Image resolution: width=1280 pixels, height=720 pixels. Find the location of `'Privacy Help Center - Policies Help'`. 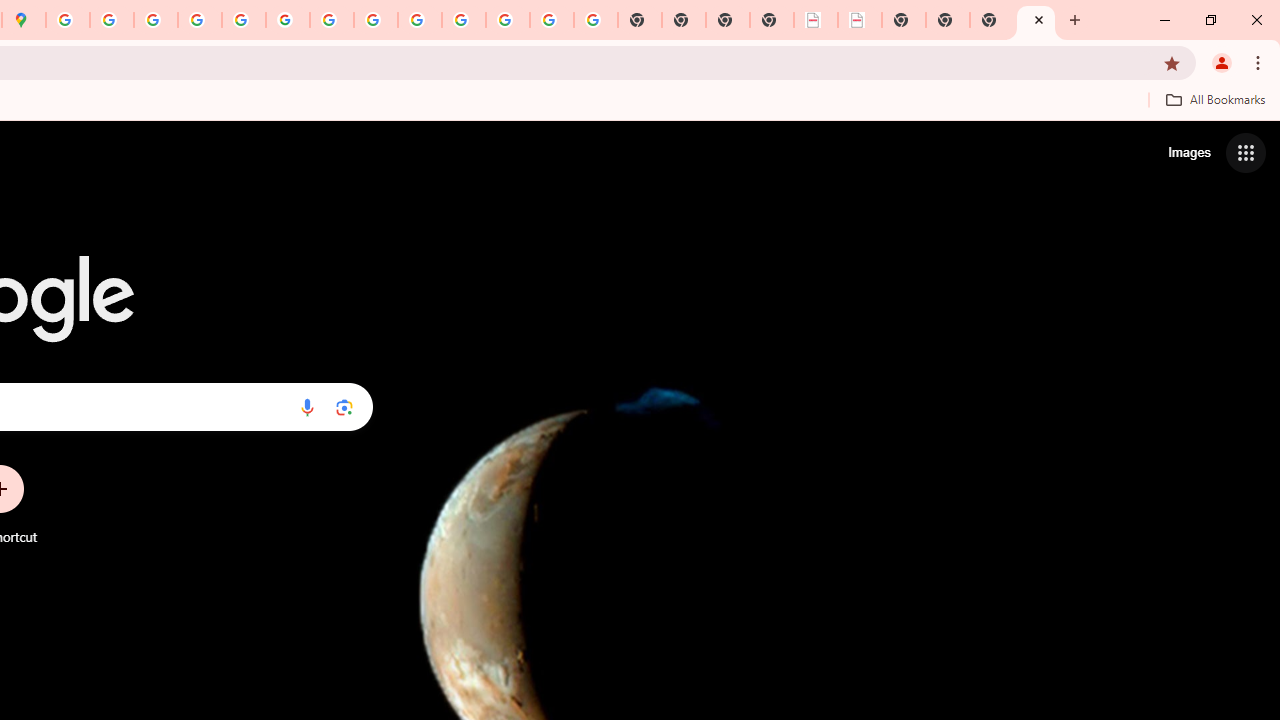

'Privacy Help Center - Policies Help' is located at coordinates (155, 20).